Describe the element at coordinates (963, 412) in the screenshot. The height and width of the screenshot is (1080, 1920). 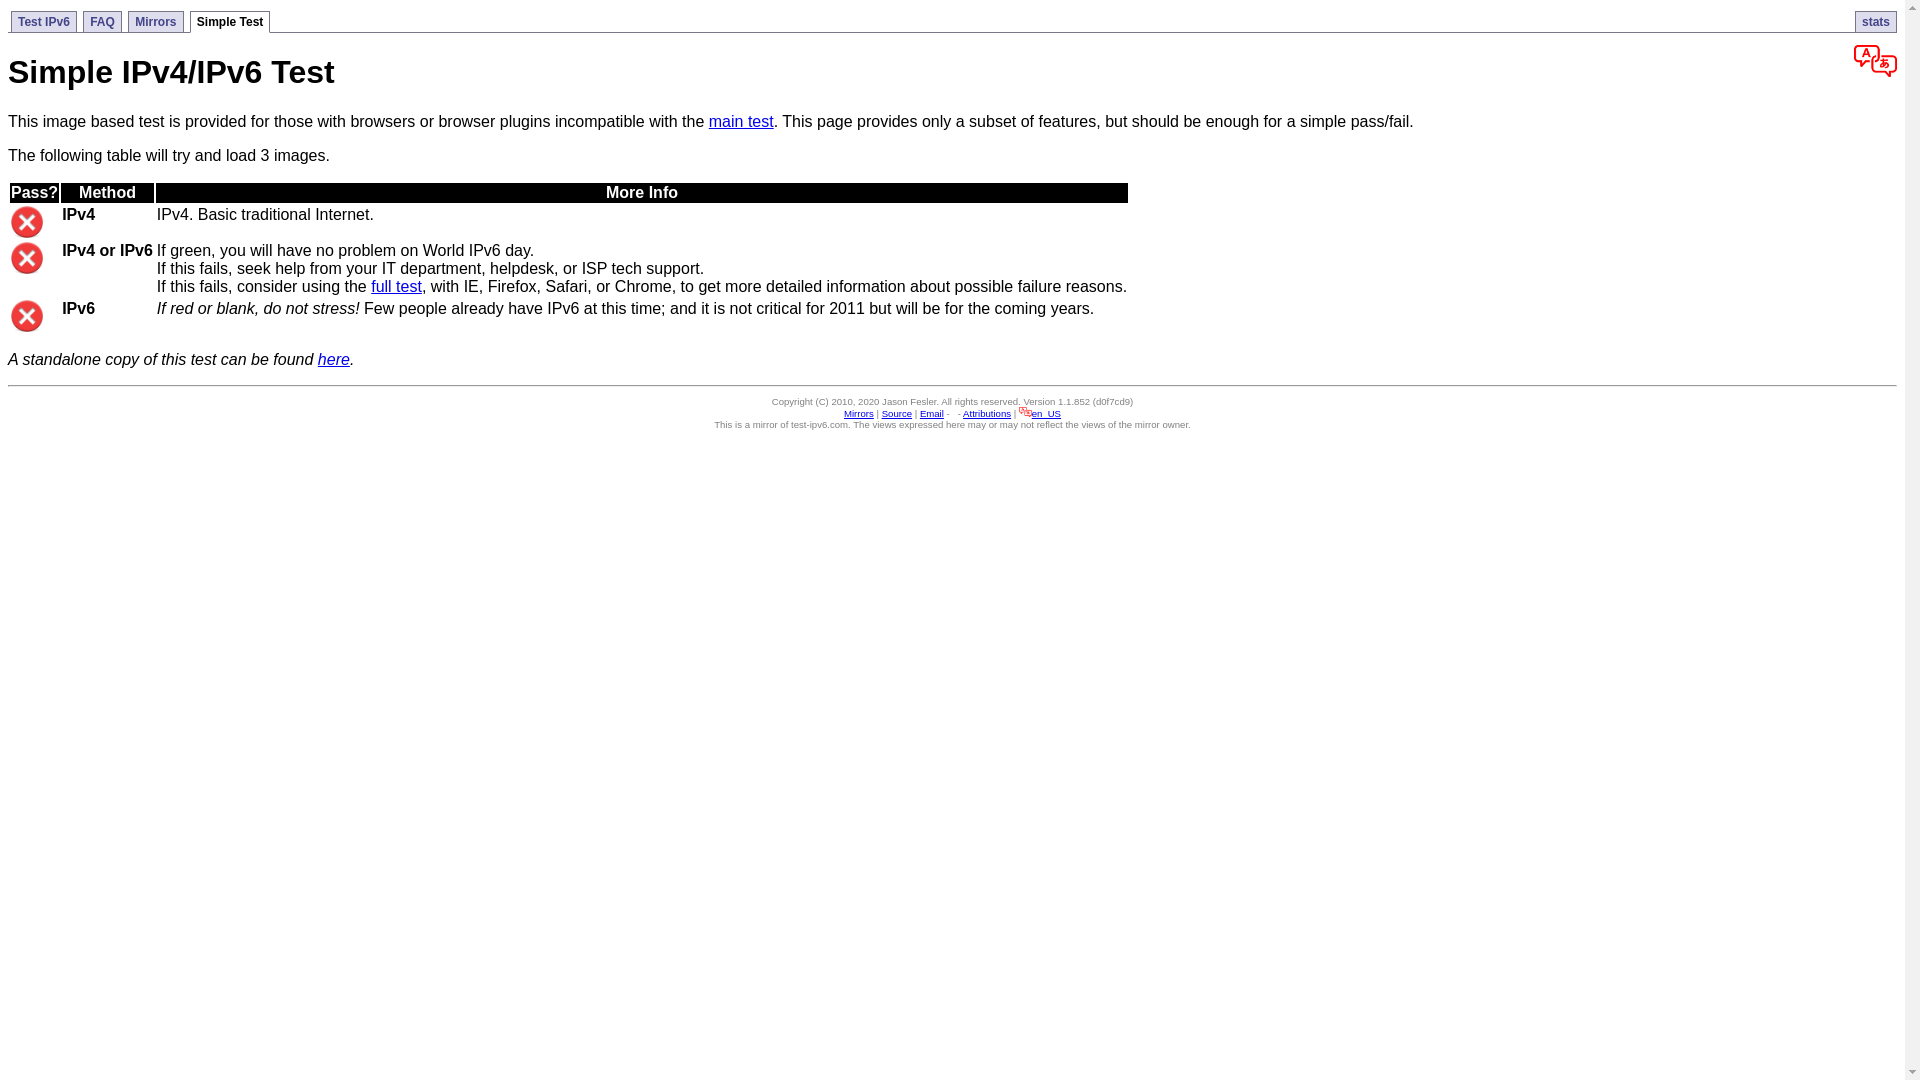
I see `'Attributions'` at that location.